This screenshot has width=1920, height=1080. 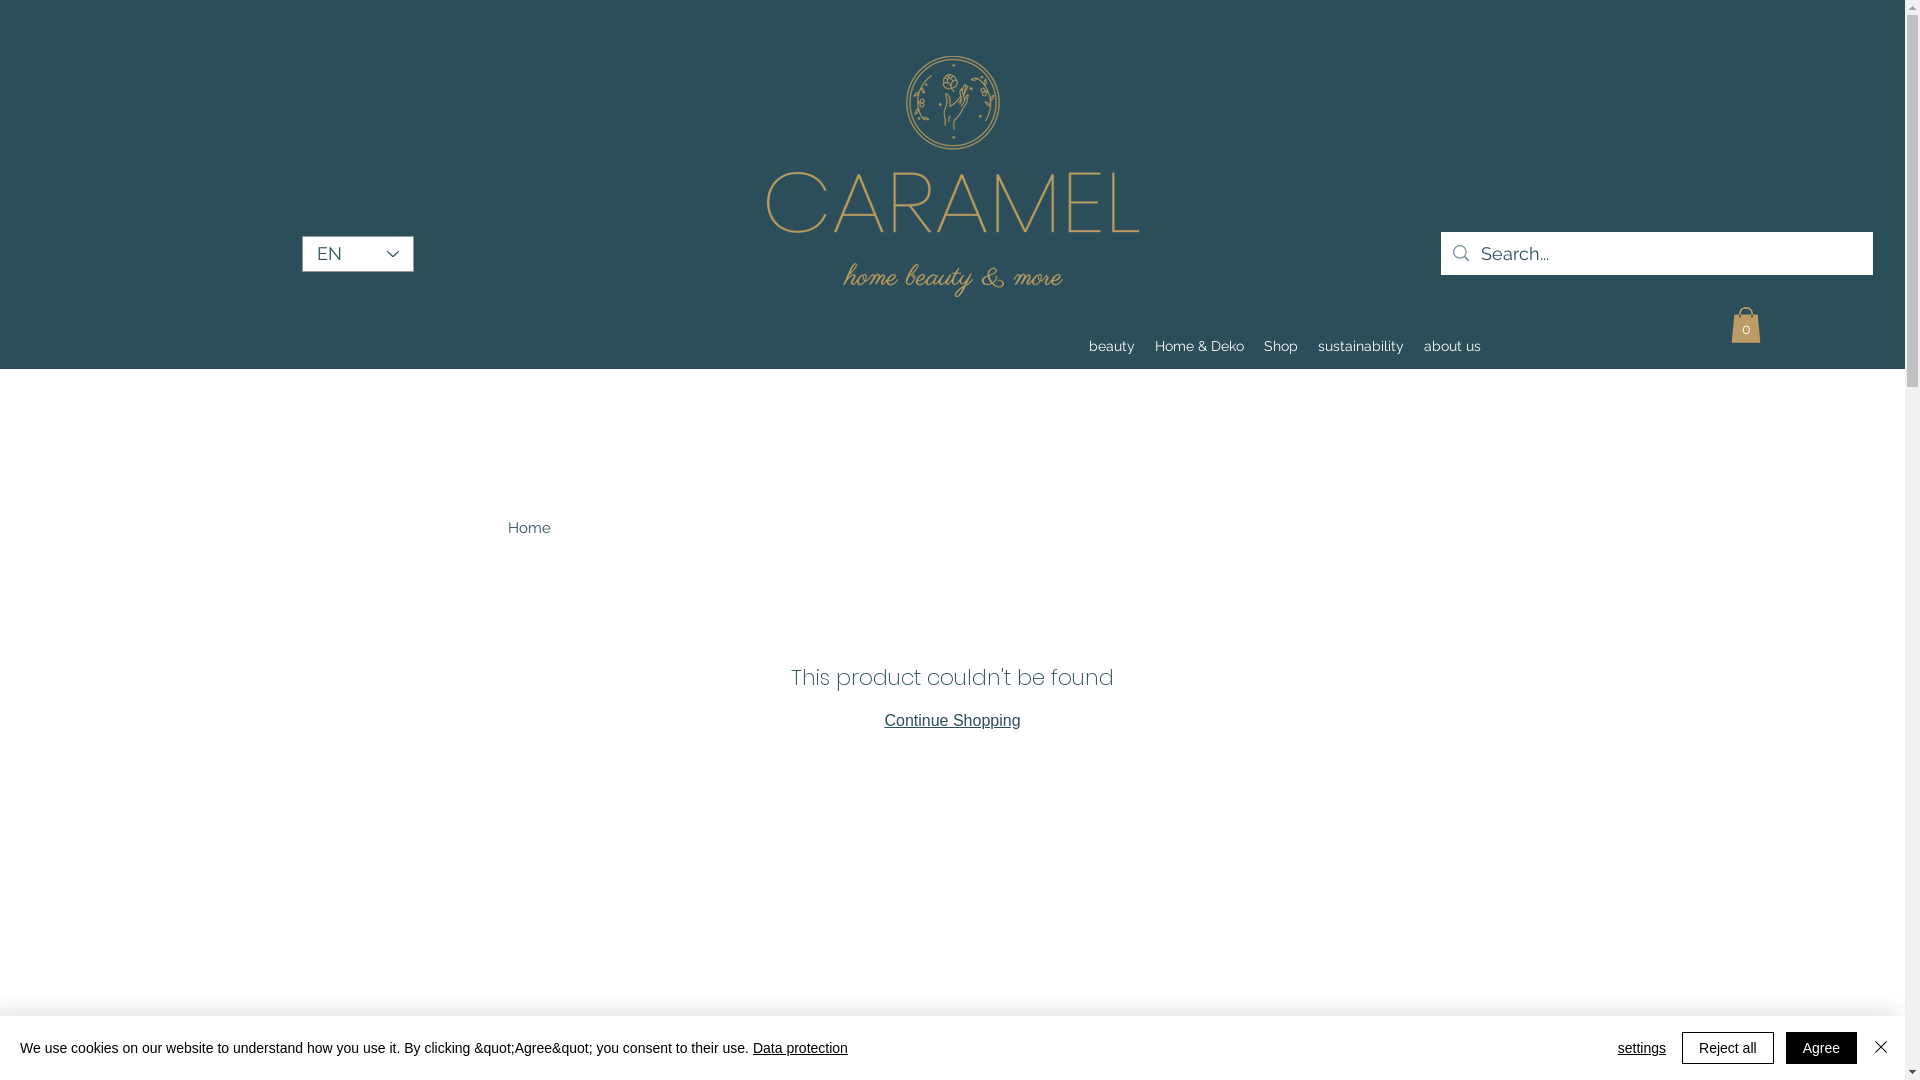 What do you see at coordinates (1821, 1047) in the screenshot?
I see `'Agree'` at bounding box center [1821, 1047].